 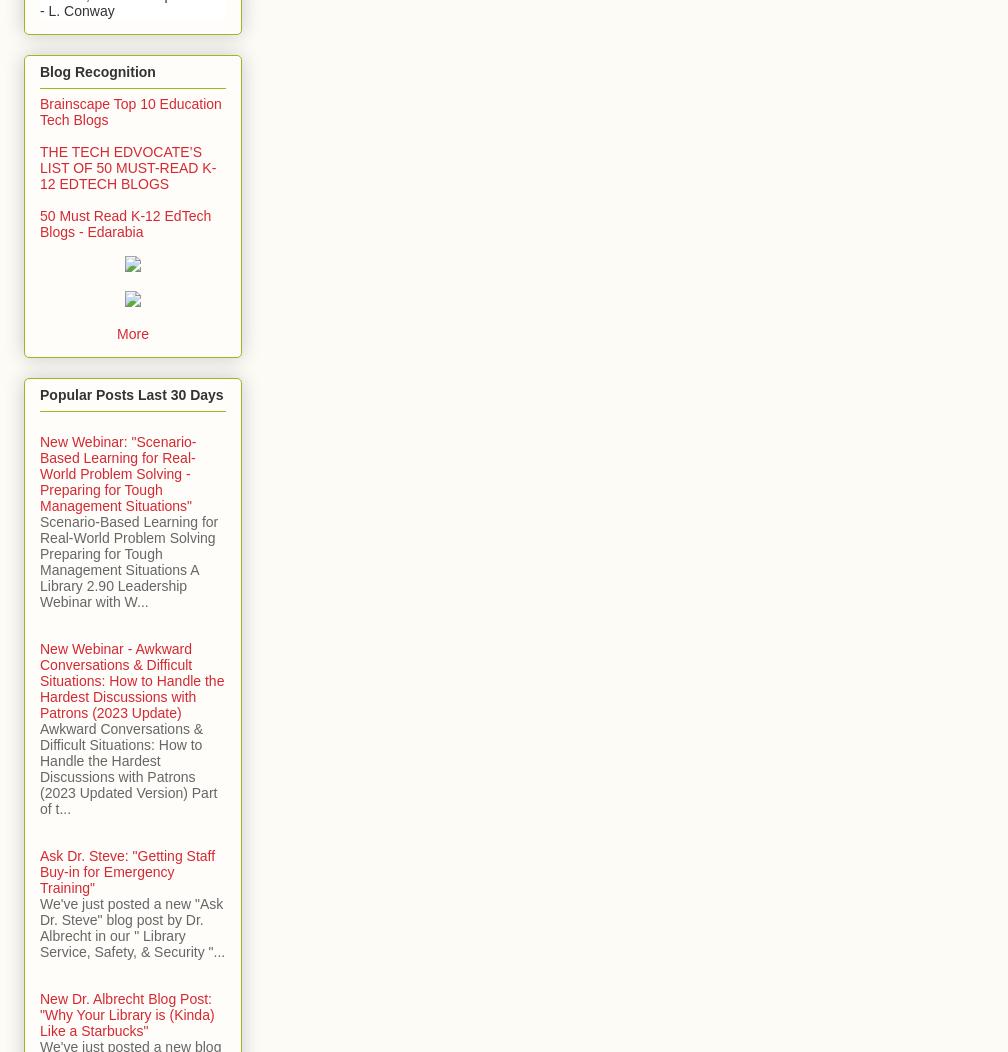 What do you see at coordinates (129, 561) in the screenshot?
I see `'Scenario-Based Learning for Real-World Problem Solving Preparing for Tough Management Situations   A Library 2.90 Leadership Webinar with W...'` at bounding box center [129, 561].